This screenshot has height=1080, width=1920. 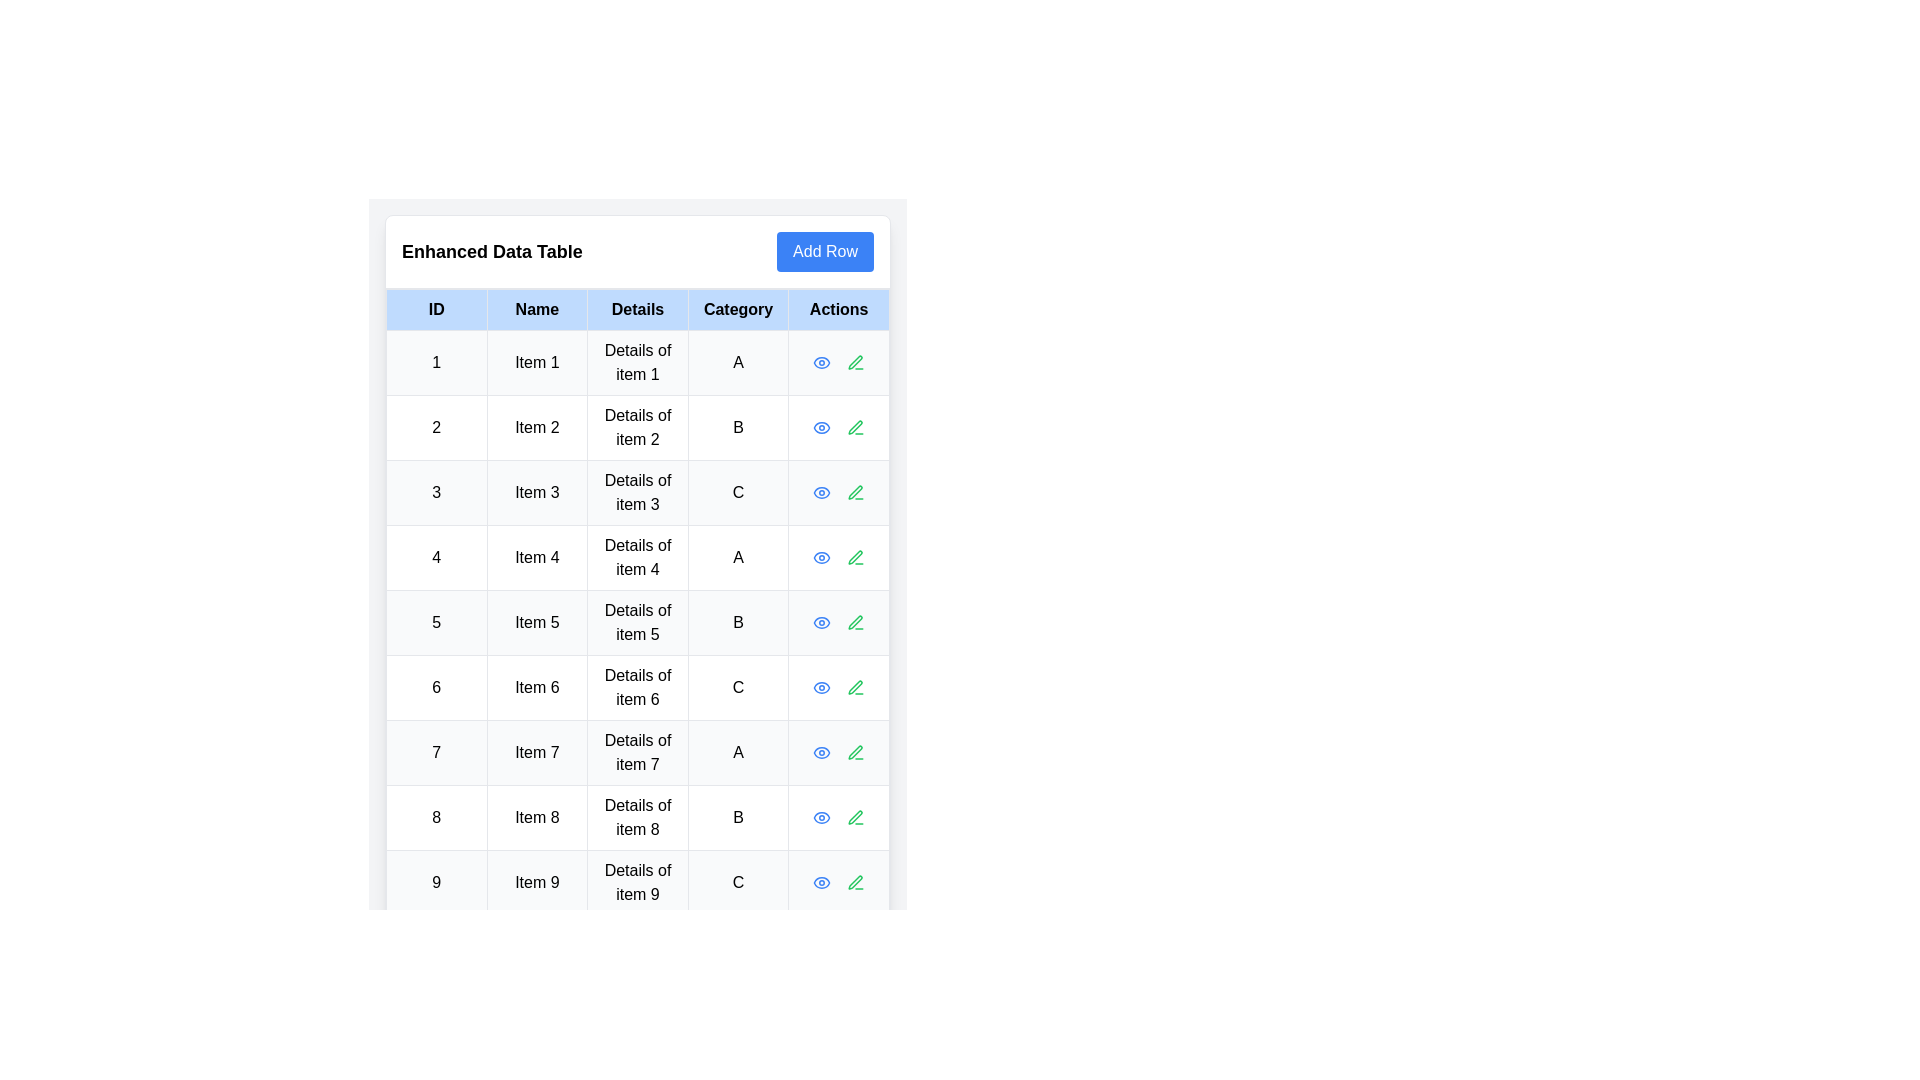 I want to click on text displayed in the Text label located in the second column of the fifth row of the data table, which is associated with ID 5, so click(x=537, y=622).